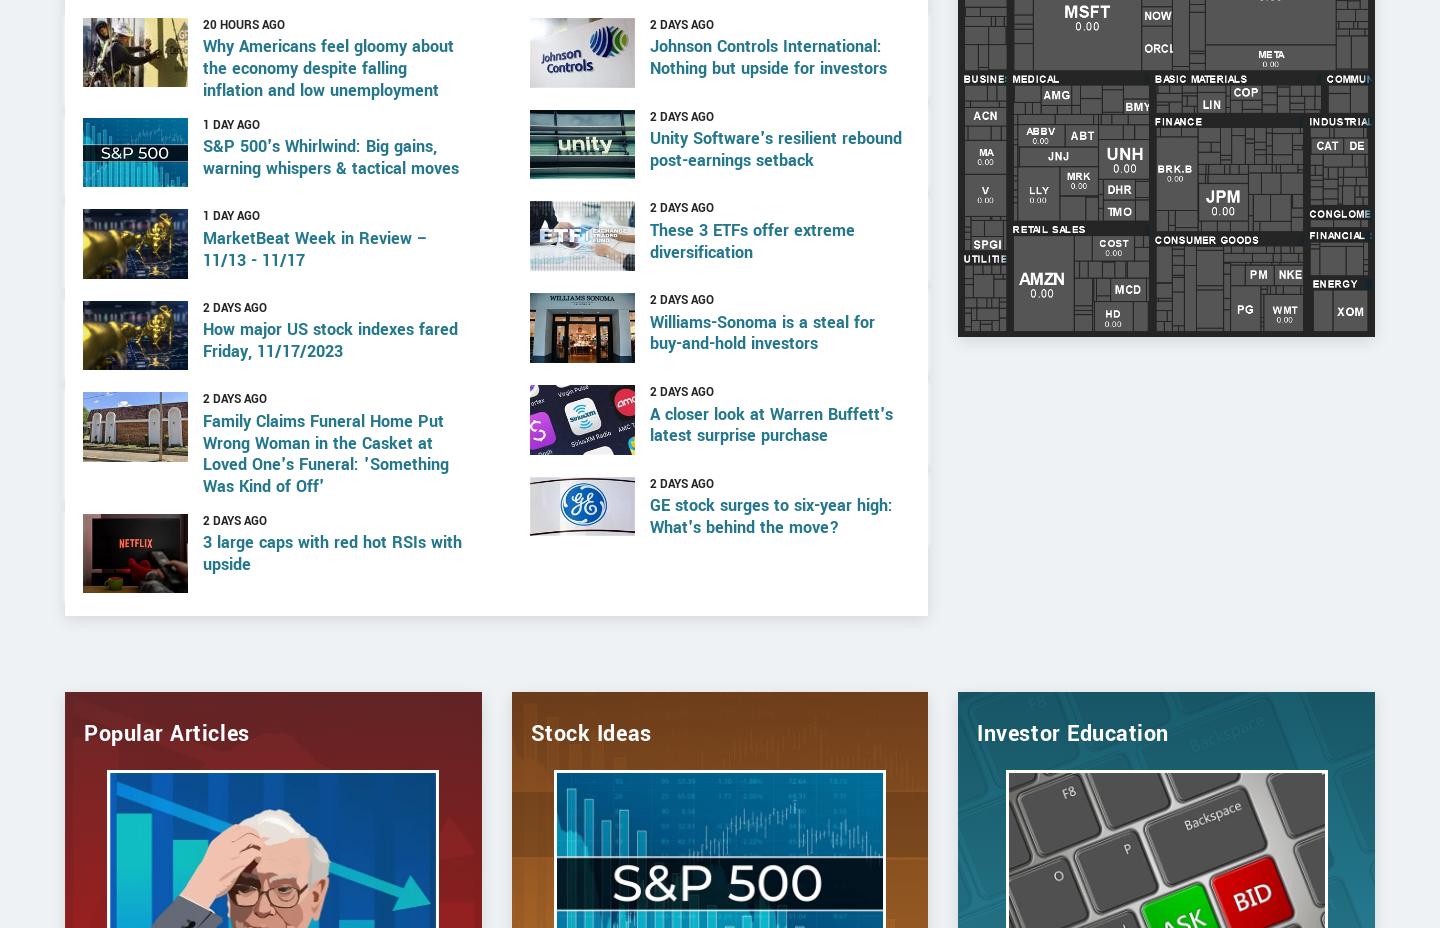  Describe the element at coordinates (769, 488) in the screenshot. I see `'A closer look at Warren Buffett's latest surprise purchase'` at that location.